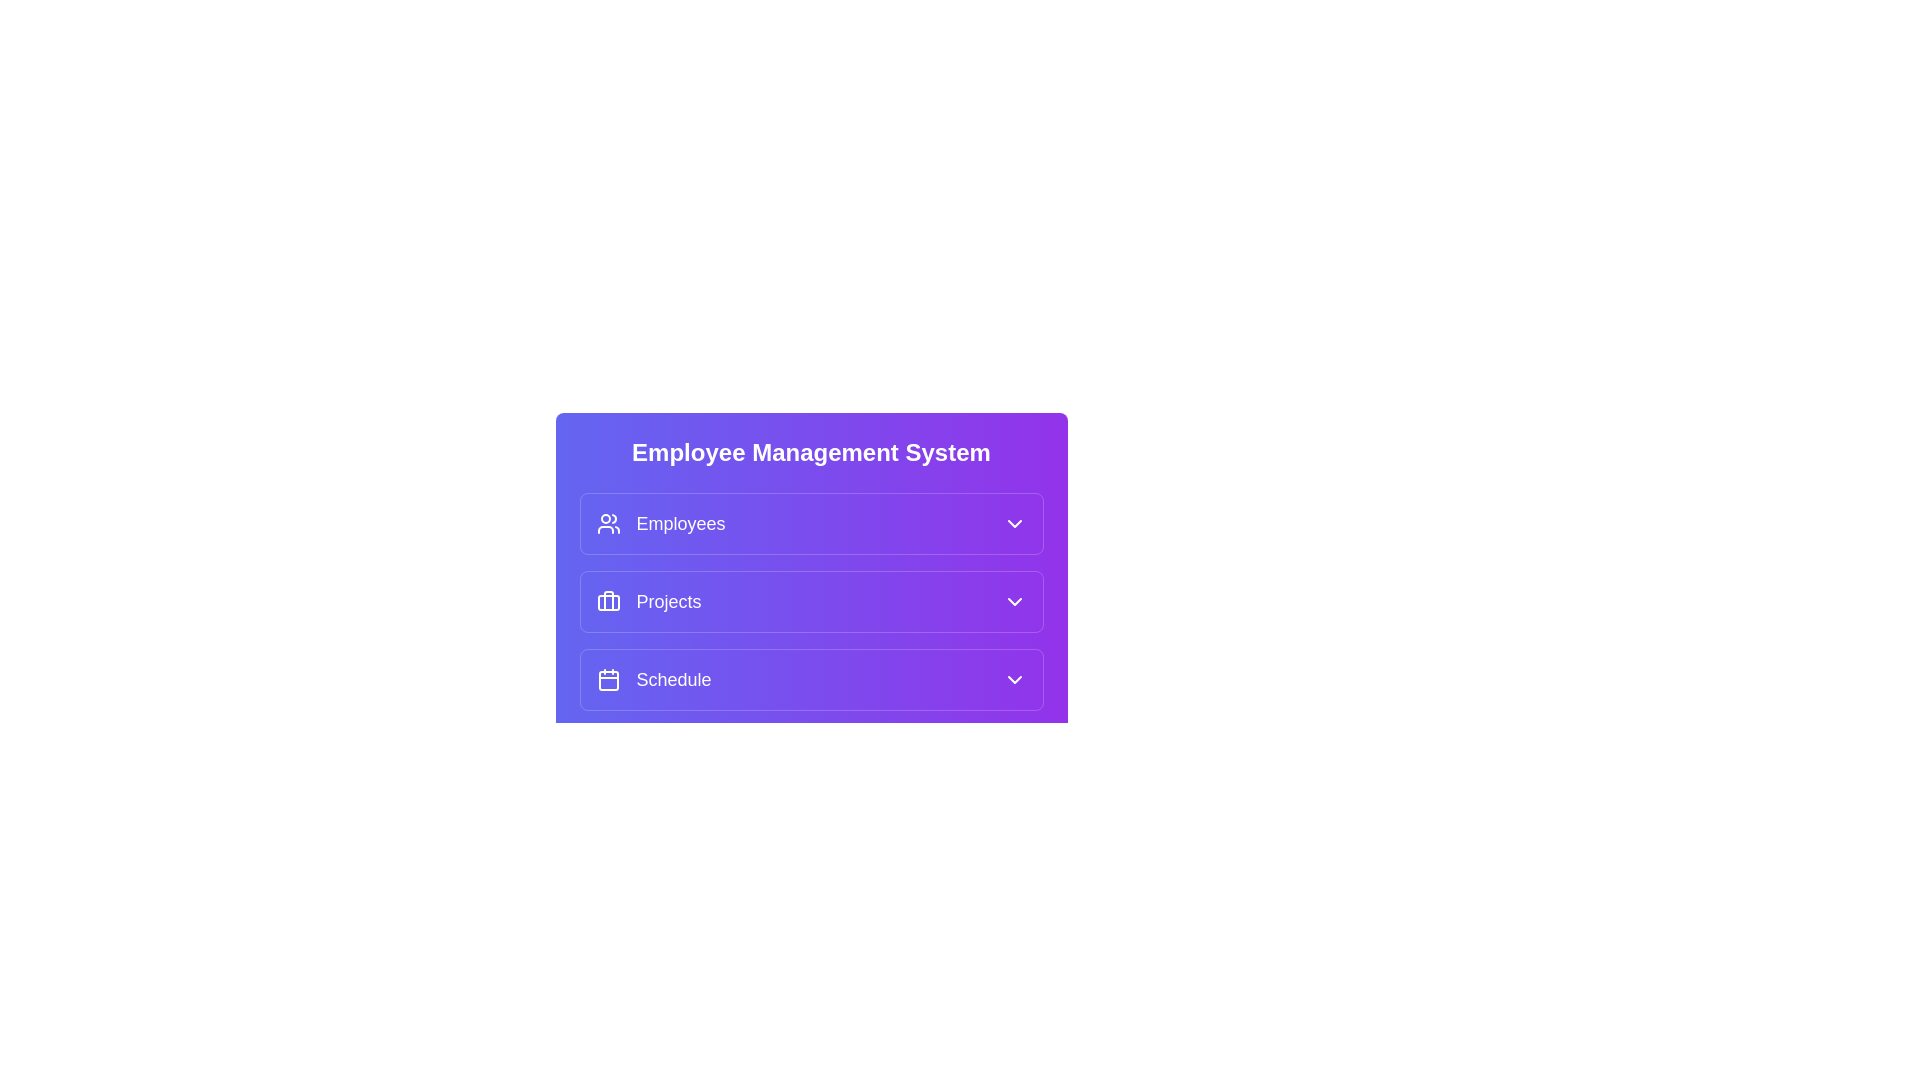 This screenshot has height=1080, width=1920. Describe the element at coordinates (811, 678) in the screenshot. I see `the 'Schedule' button located` at that location.